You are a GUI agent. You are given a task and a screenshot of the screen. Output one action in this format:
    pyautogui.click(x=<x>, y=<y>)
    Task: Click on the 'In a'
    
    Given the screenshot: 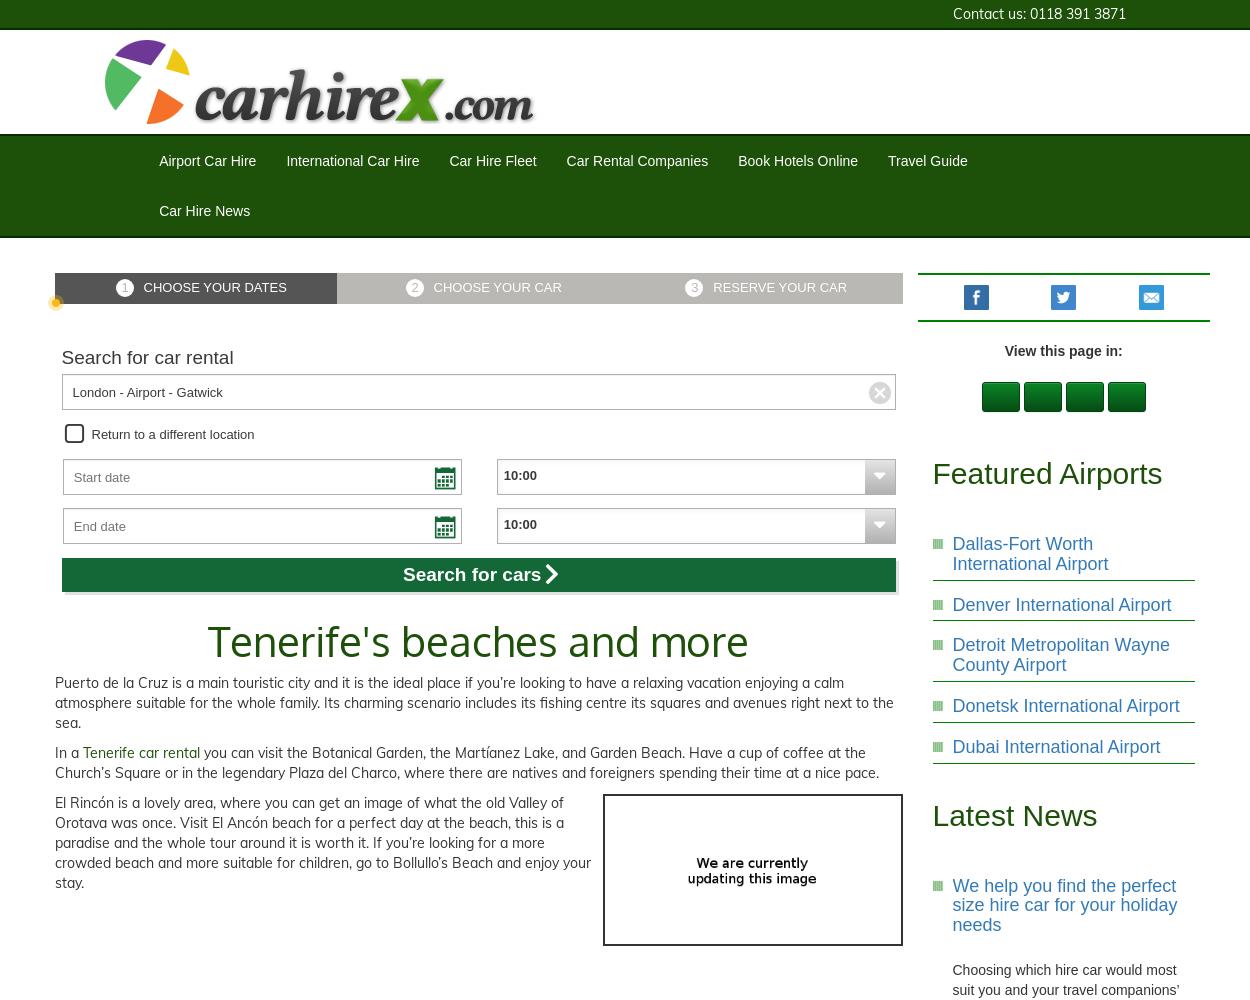 What is the action you would take?
    pyautogui.click(x=68, y=753)
    